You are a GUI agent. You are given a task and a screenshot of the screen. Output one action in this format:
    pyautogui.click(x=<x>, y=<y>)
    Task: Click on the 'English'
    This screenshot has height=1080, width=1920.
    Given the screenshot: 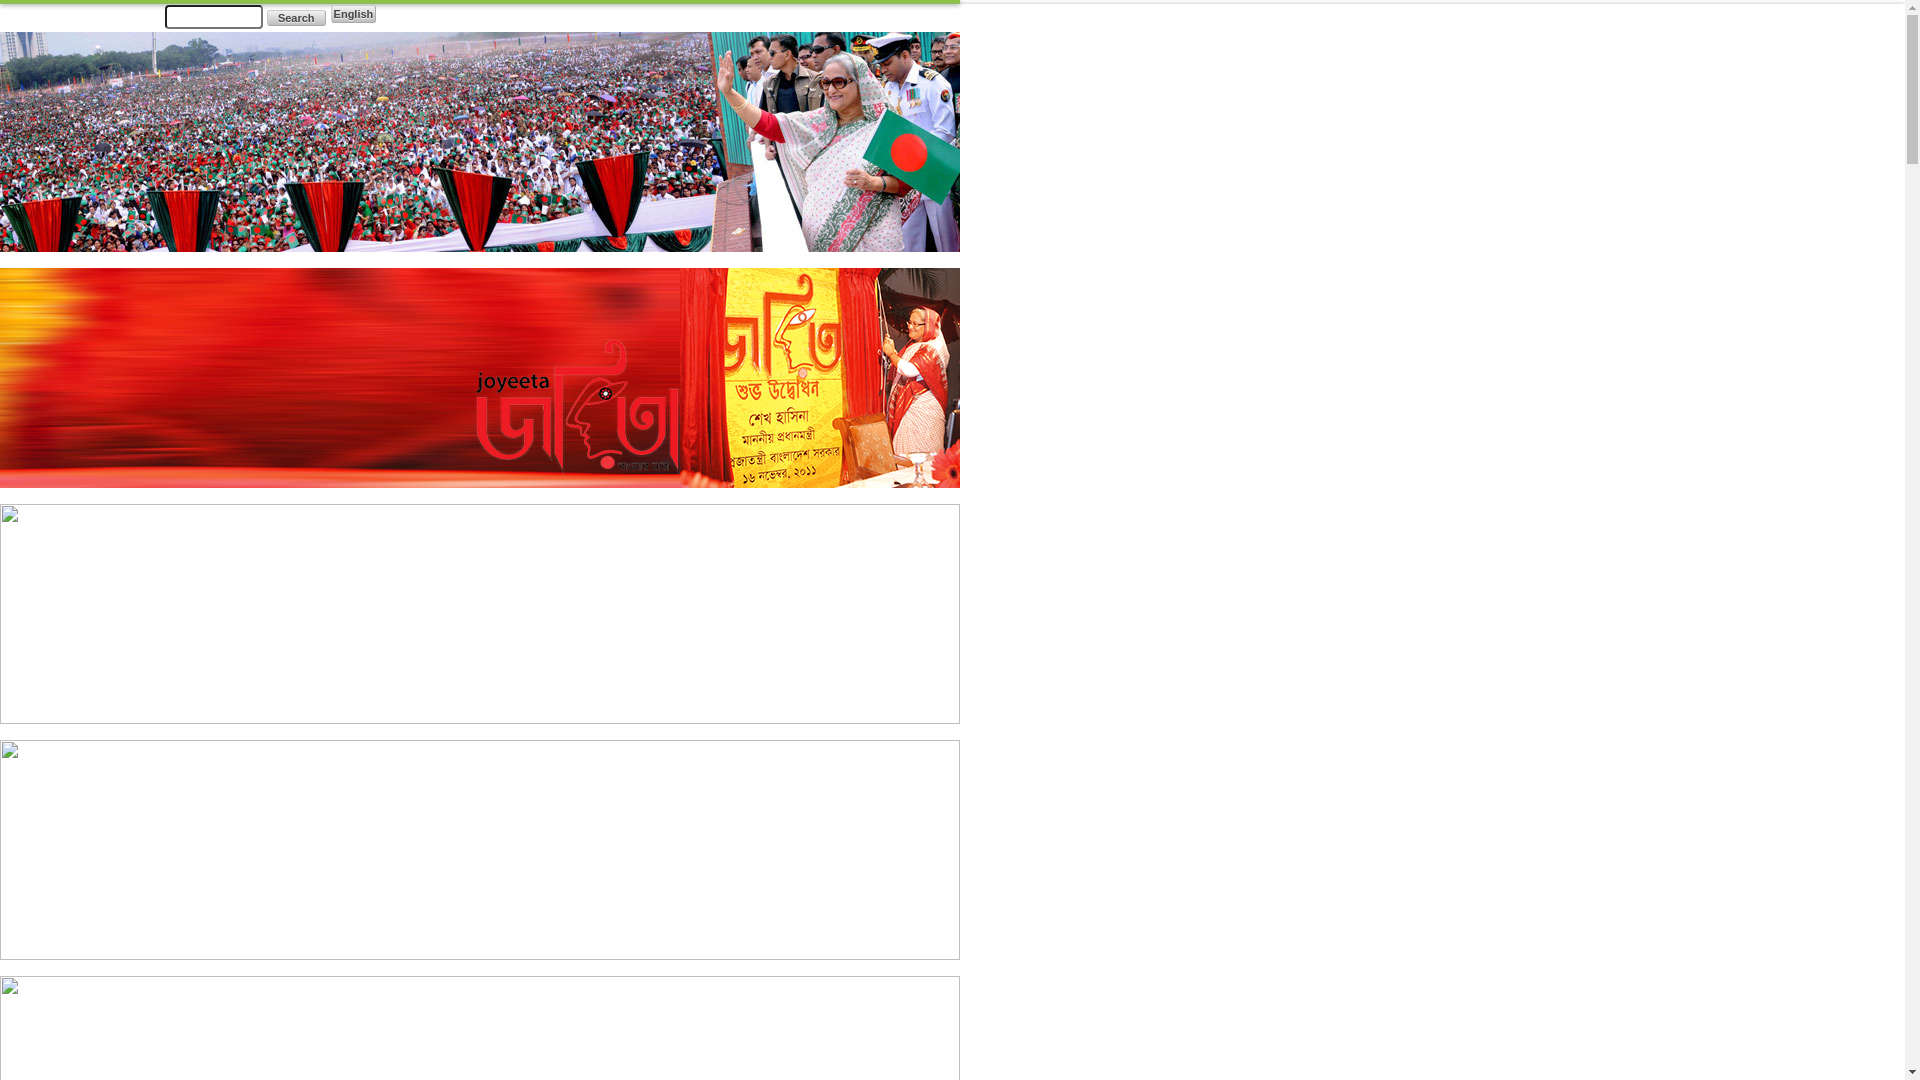 What is the action you would take?
    pyautogui.click(x=354, y=14)
    